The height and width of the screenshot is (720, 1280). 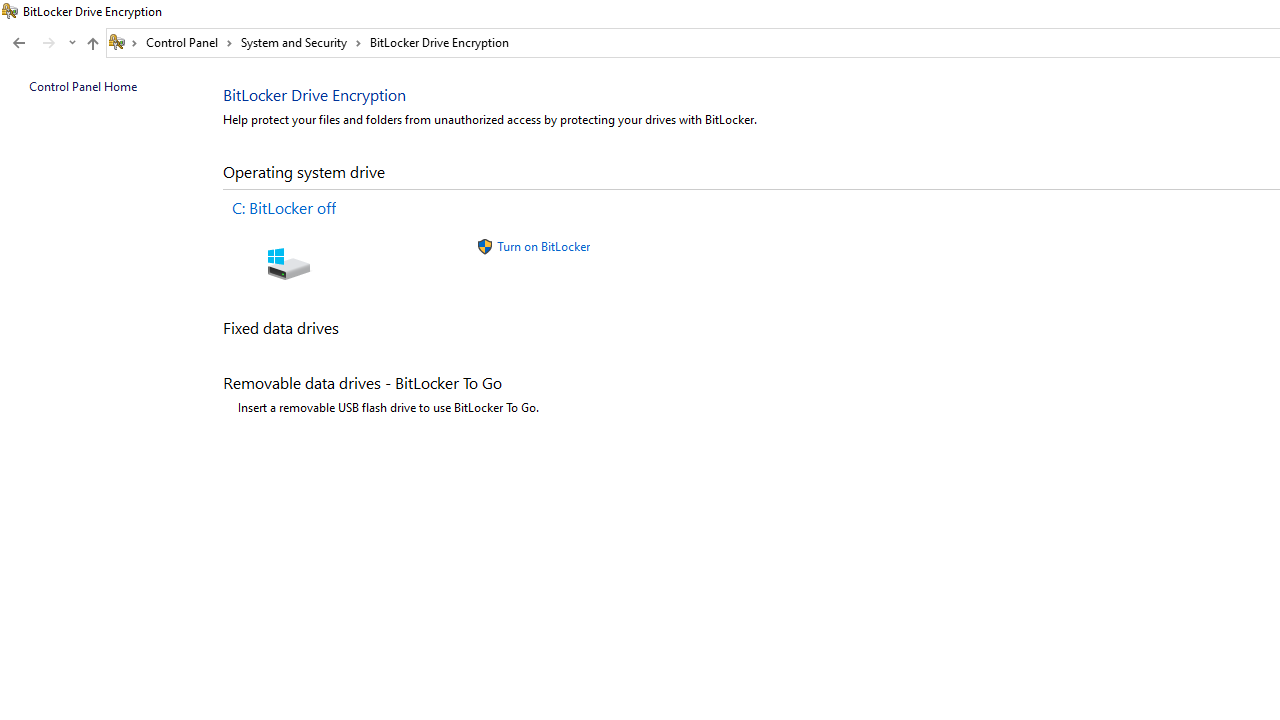 I want to click on 'Back to System and Security (Alt + Left Arrow)', so click(x=19, y=43).